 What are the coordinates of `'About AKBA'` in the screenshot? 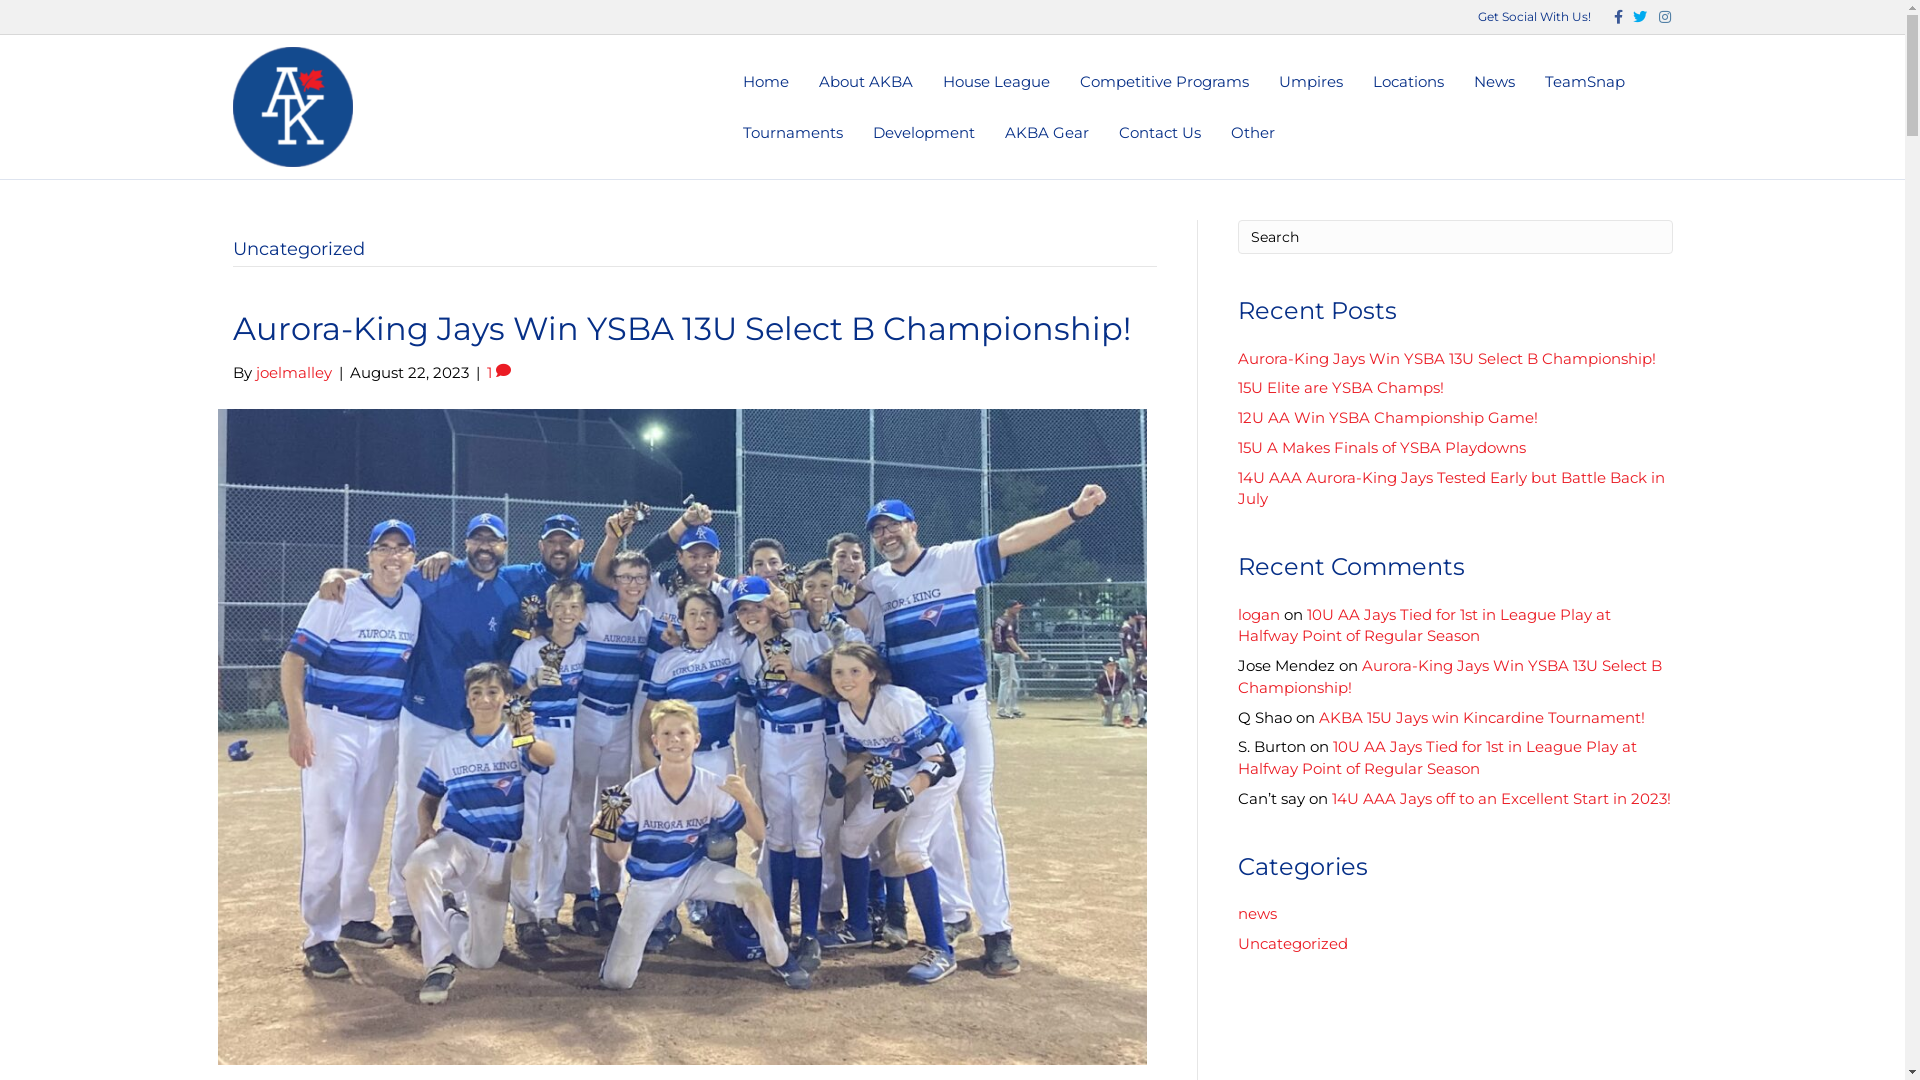 It's located at (865, 80).